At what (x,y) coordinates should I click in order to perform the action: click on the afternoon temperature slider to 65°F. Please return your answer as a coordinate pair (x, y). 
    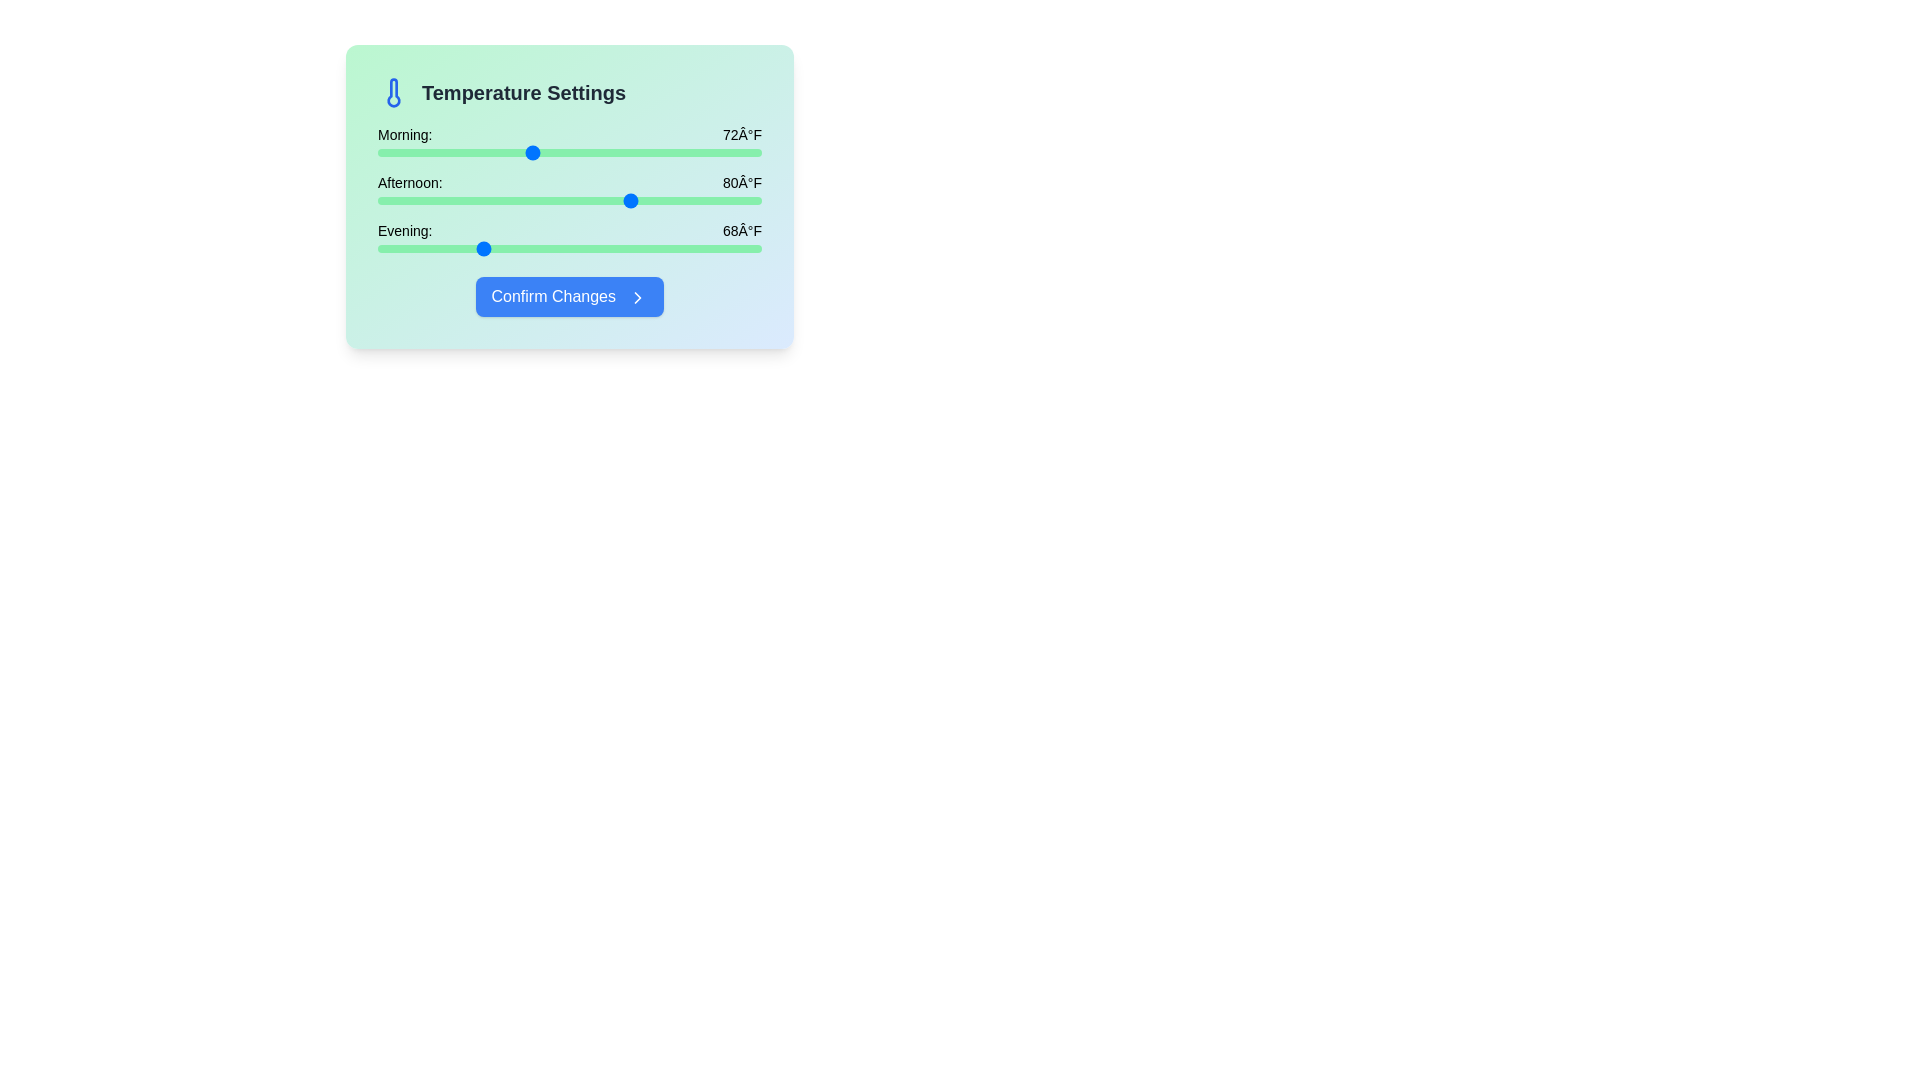
    Looking at the image, I should click on (440, 200).